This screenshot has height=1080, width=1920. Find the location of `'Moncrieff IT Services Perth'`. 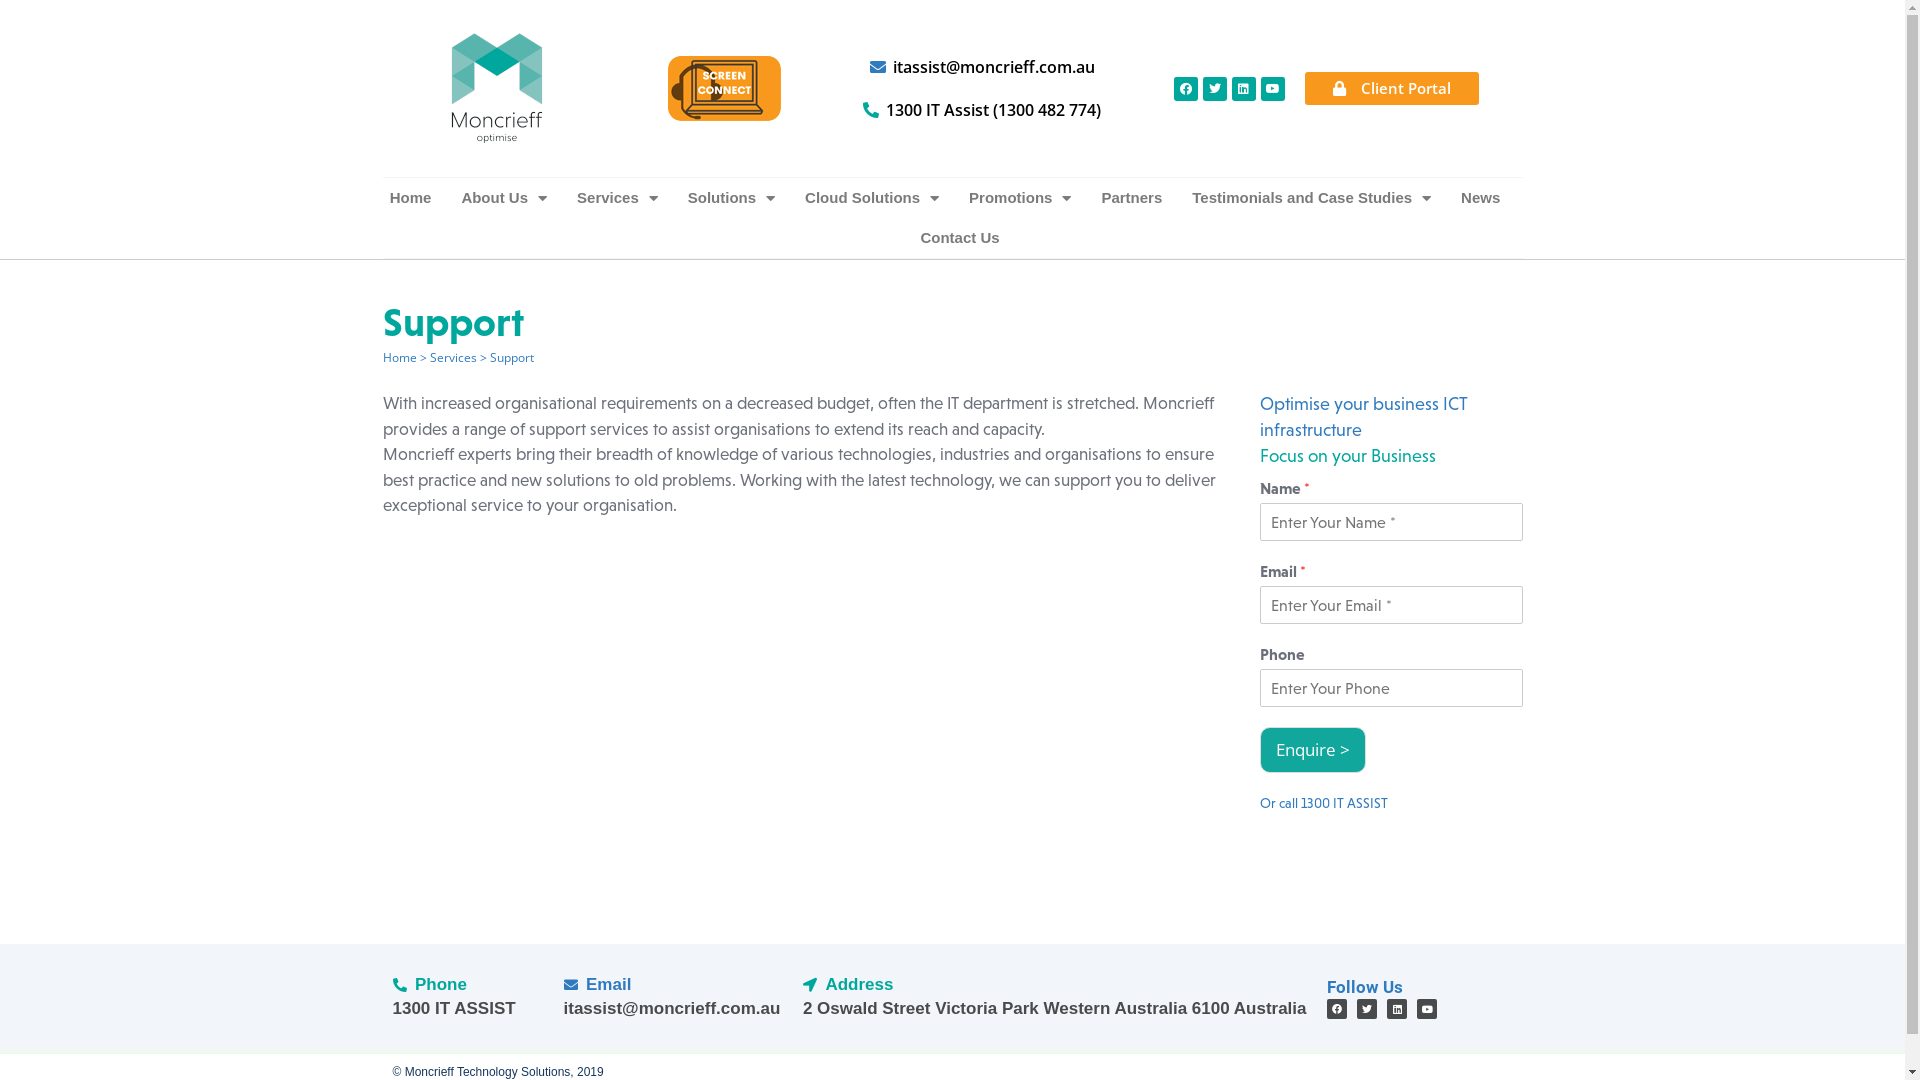

'Moncrieff IT Services Perth' is located at coordinates (445, 87).